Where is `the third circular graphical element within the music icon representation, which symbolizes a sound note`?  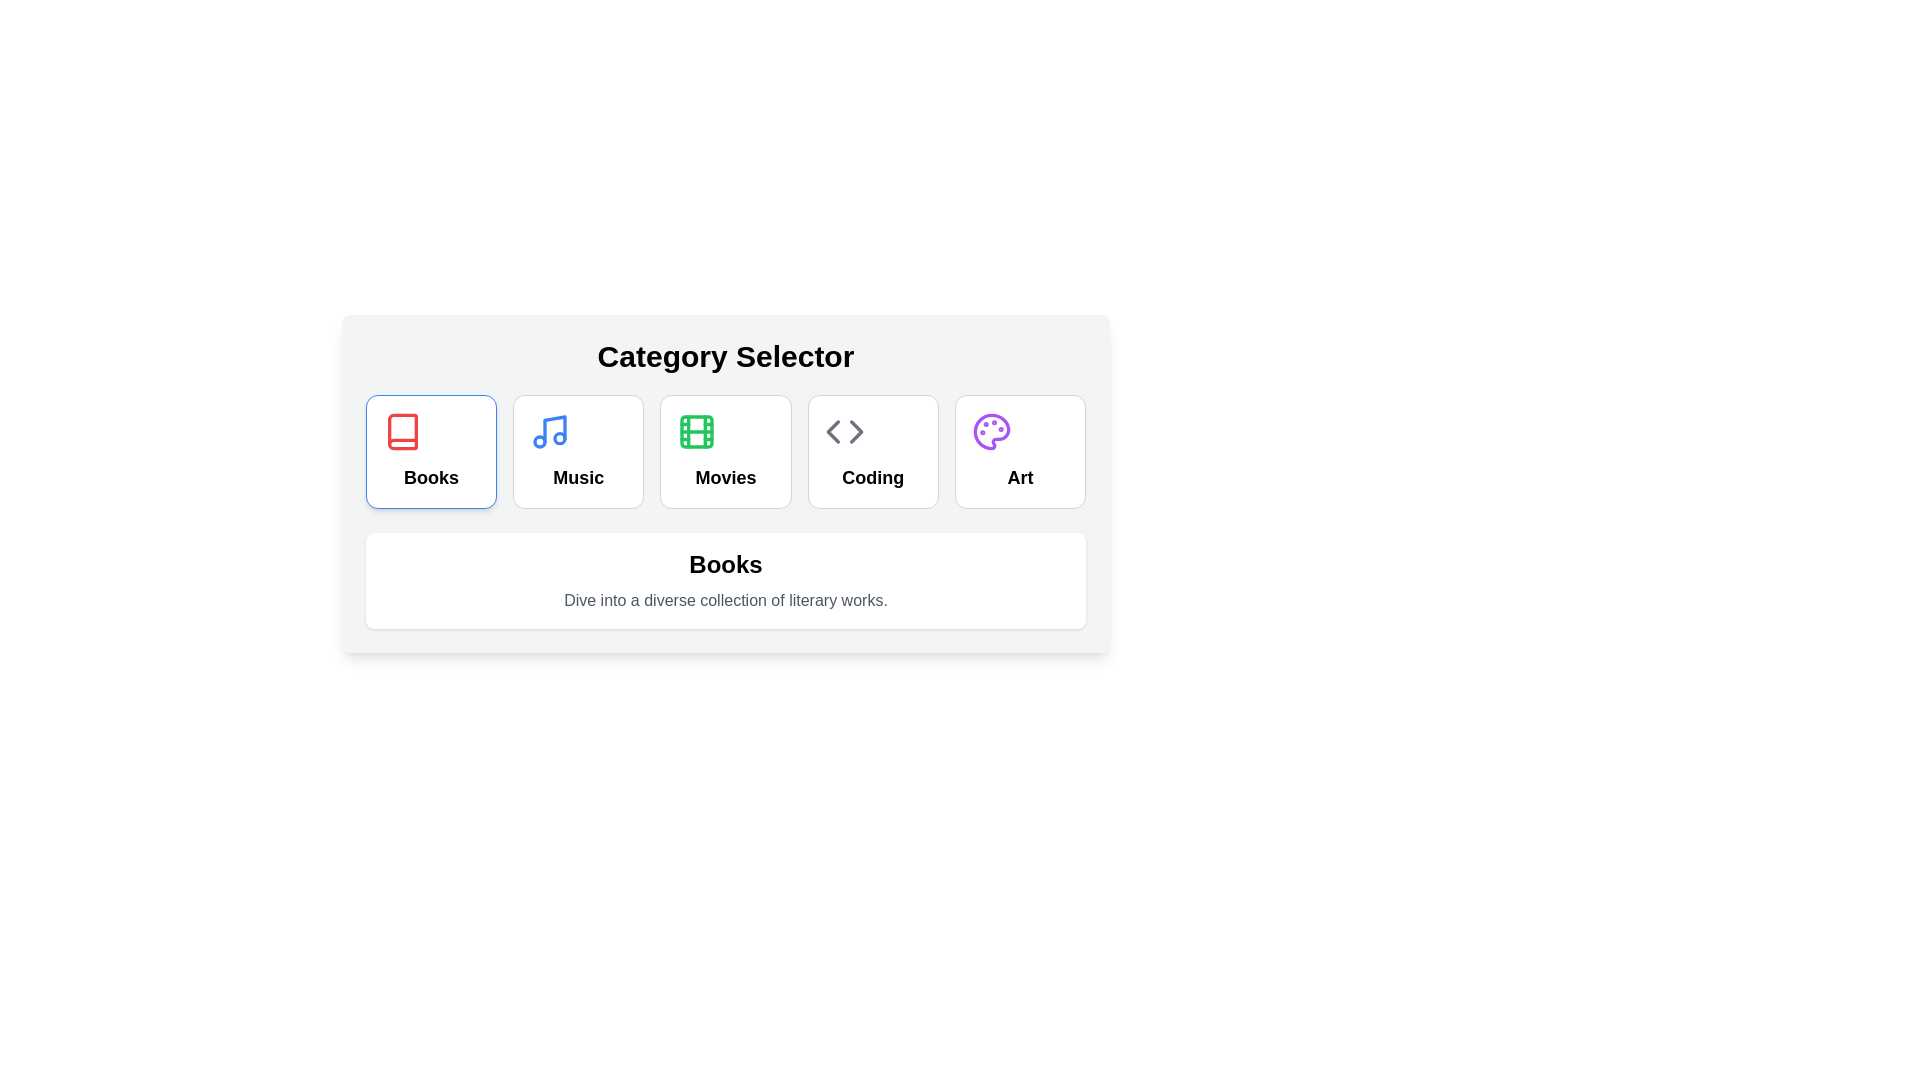
the third circular graphical element within the music icon representation, which symbolizes a sound note is located at coordinates (560, 437).